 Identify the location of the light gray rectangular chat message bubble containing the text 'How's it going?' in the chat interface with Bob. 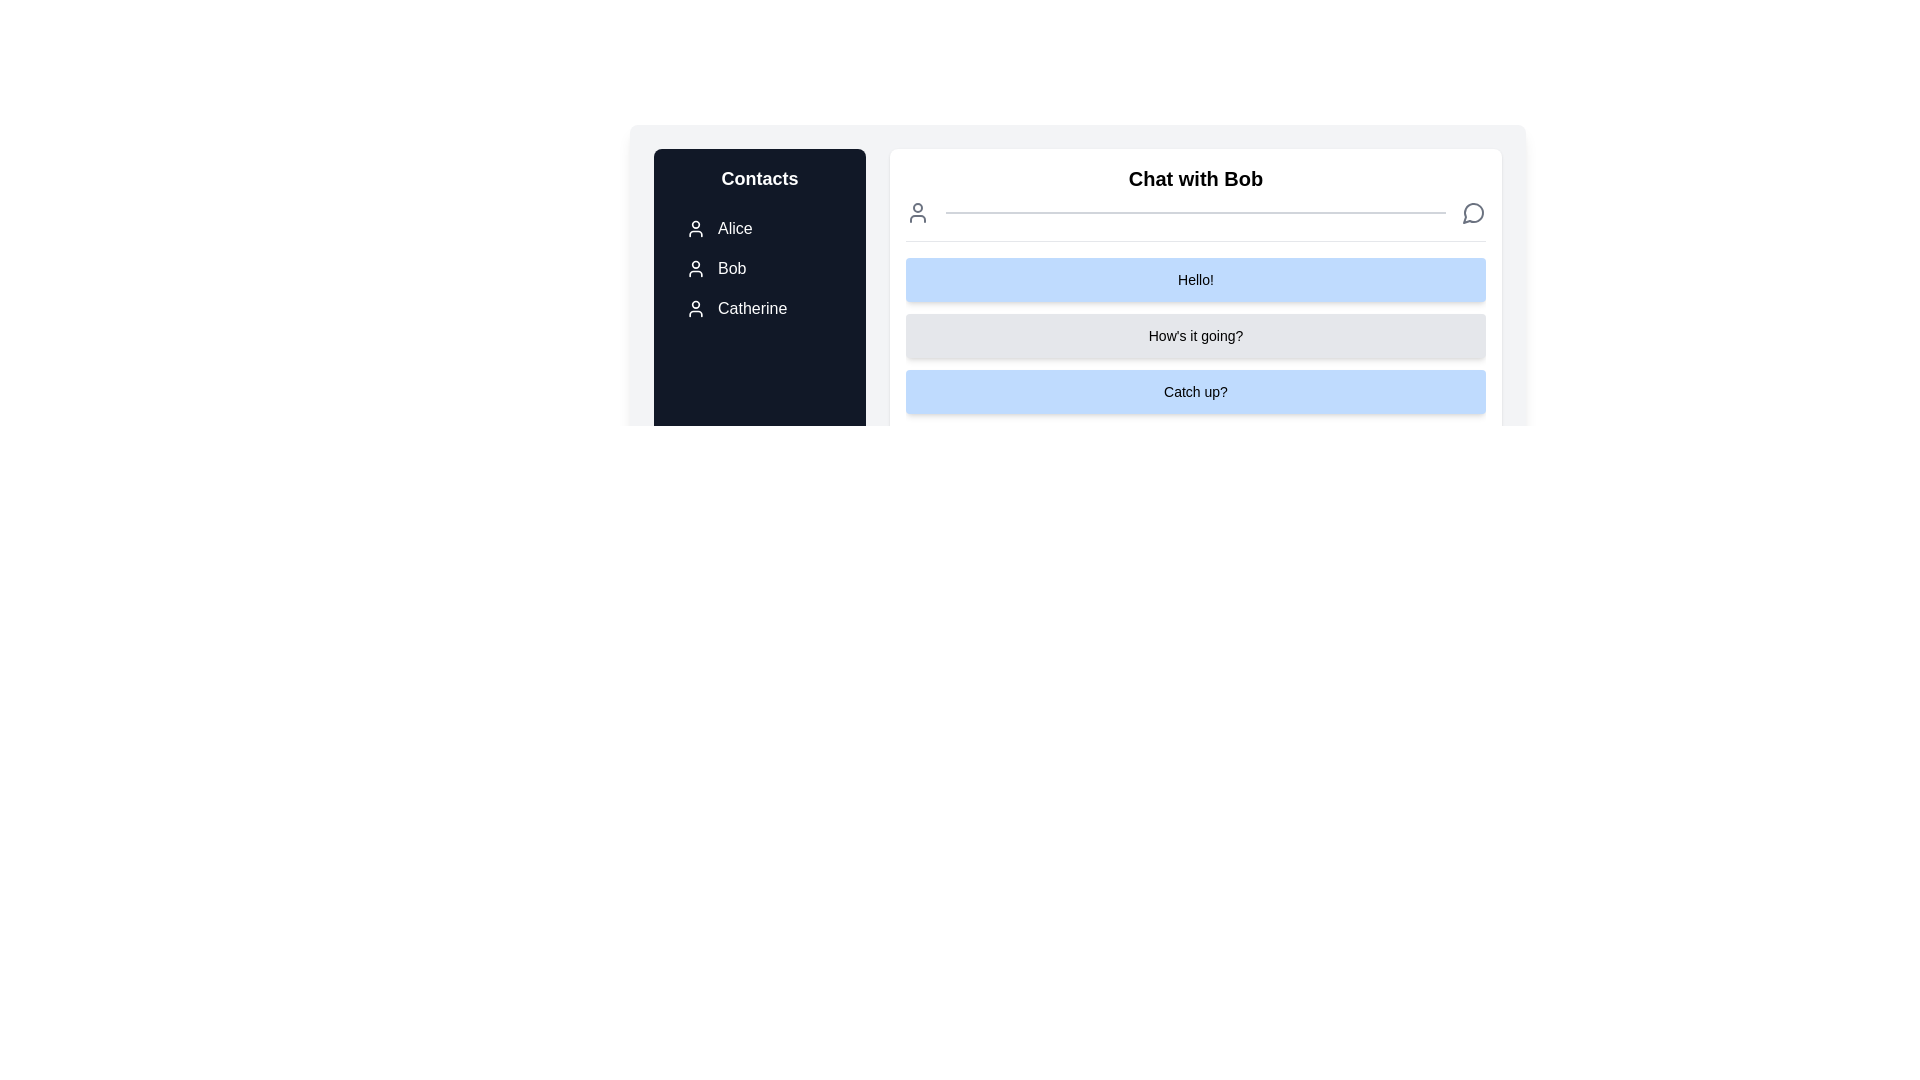
(1195, 353).